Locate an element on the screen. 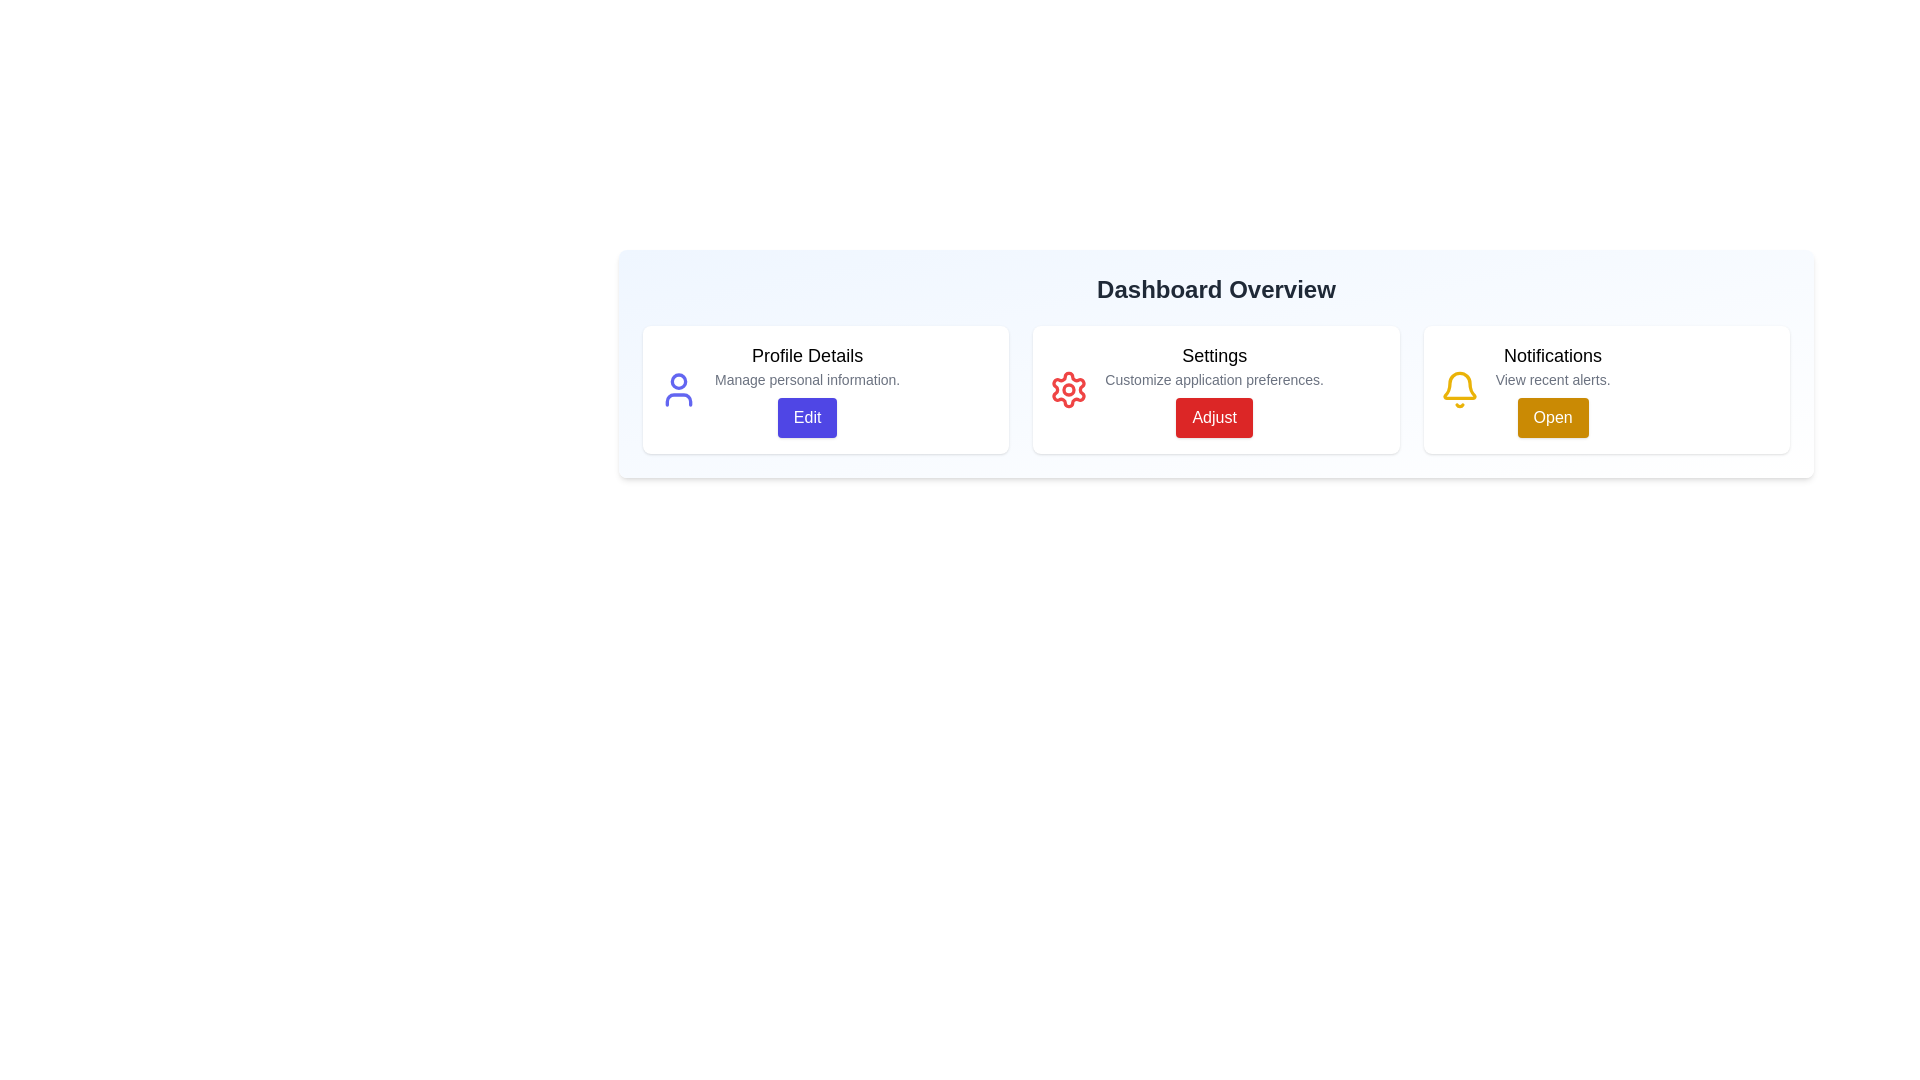 The image size is (1920, 1080). the SVG circle element that represents part of the user profile icon in the 'Profile Details' card is located at coordinates (678, 381).